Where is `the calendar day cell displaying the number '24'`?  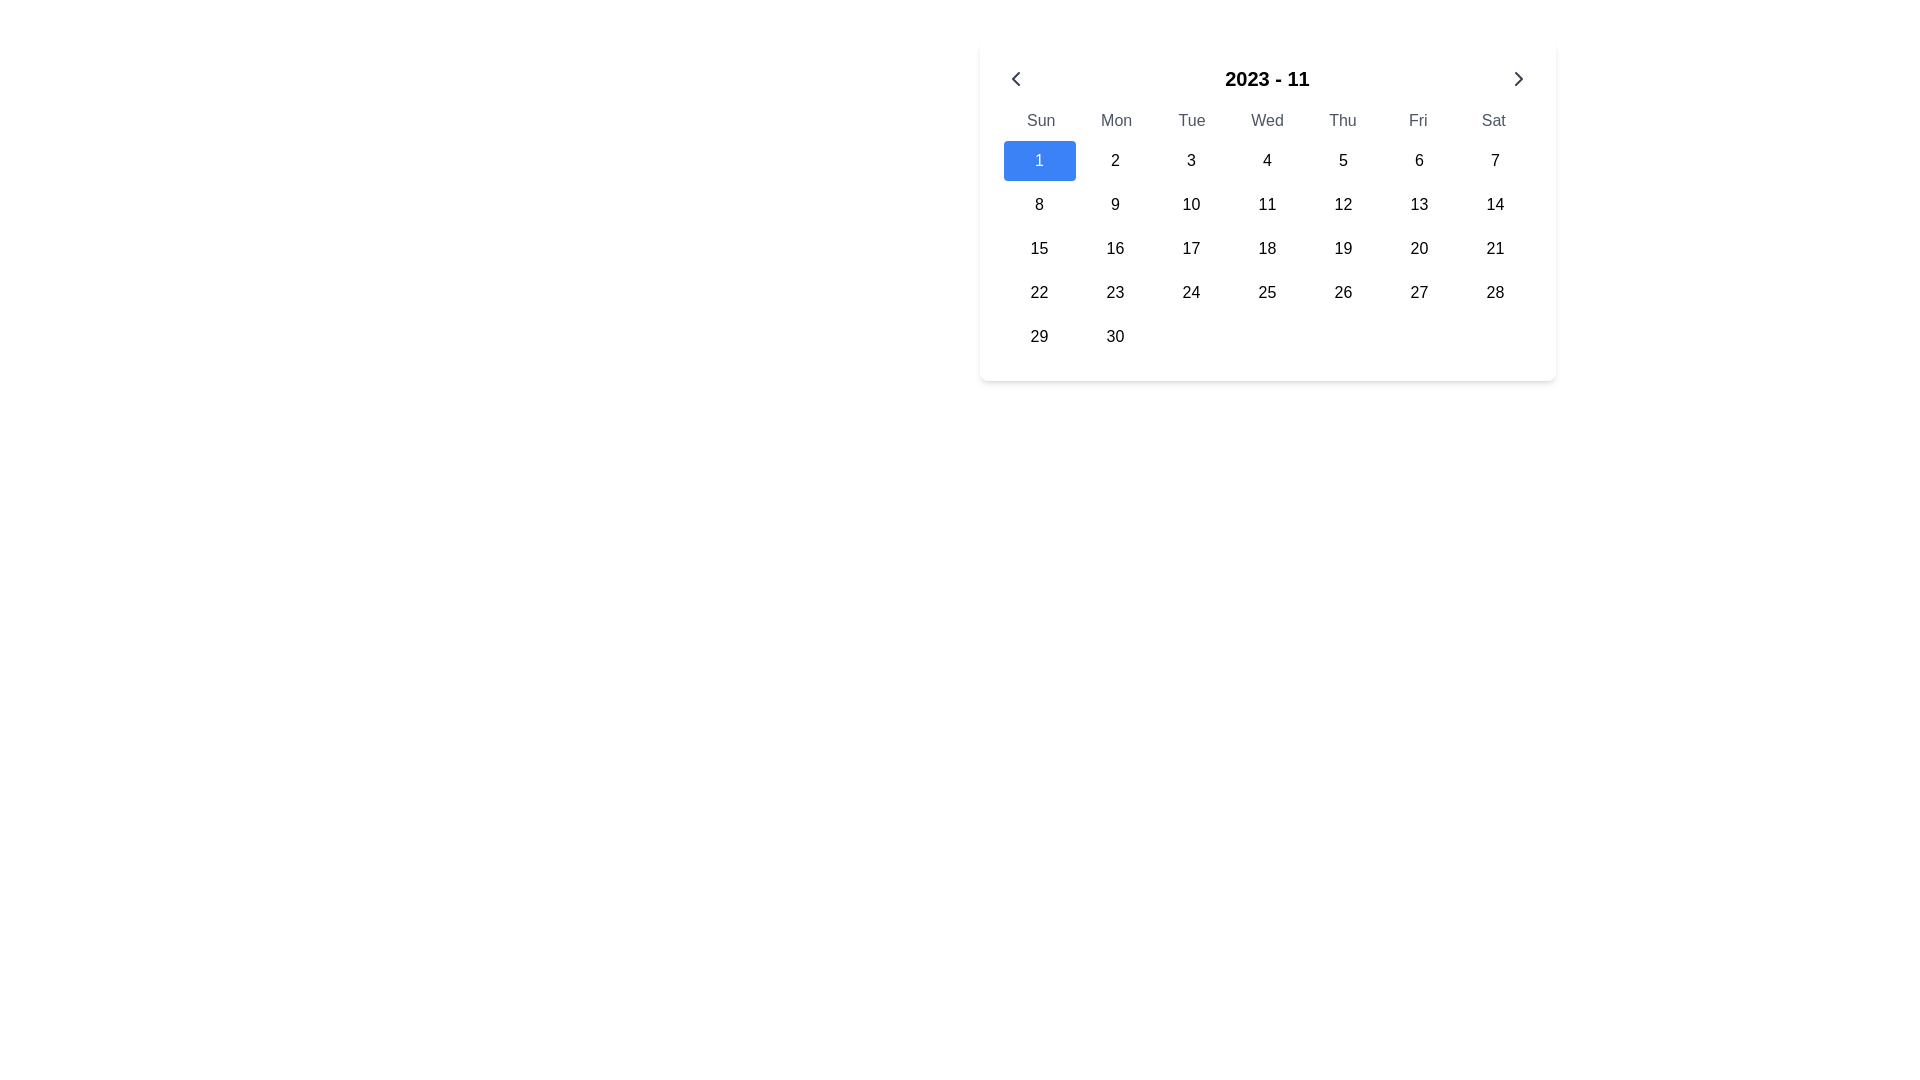 the calendar day cell displaying the number '24' is located at coordinates (1191, 293).